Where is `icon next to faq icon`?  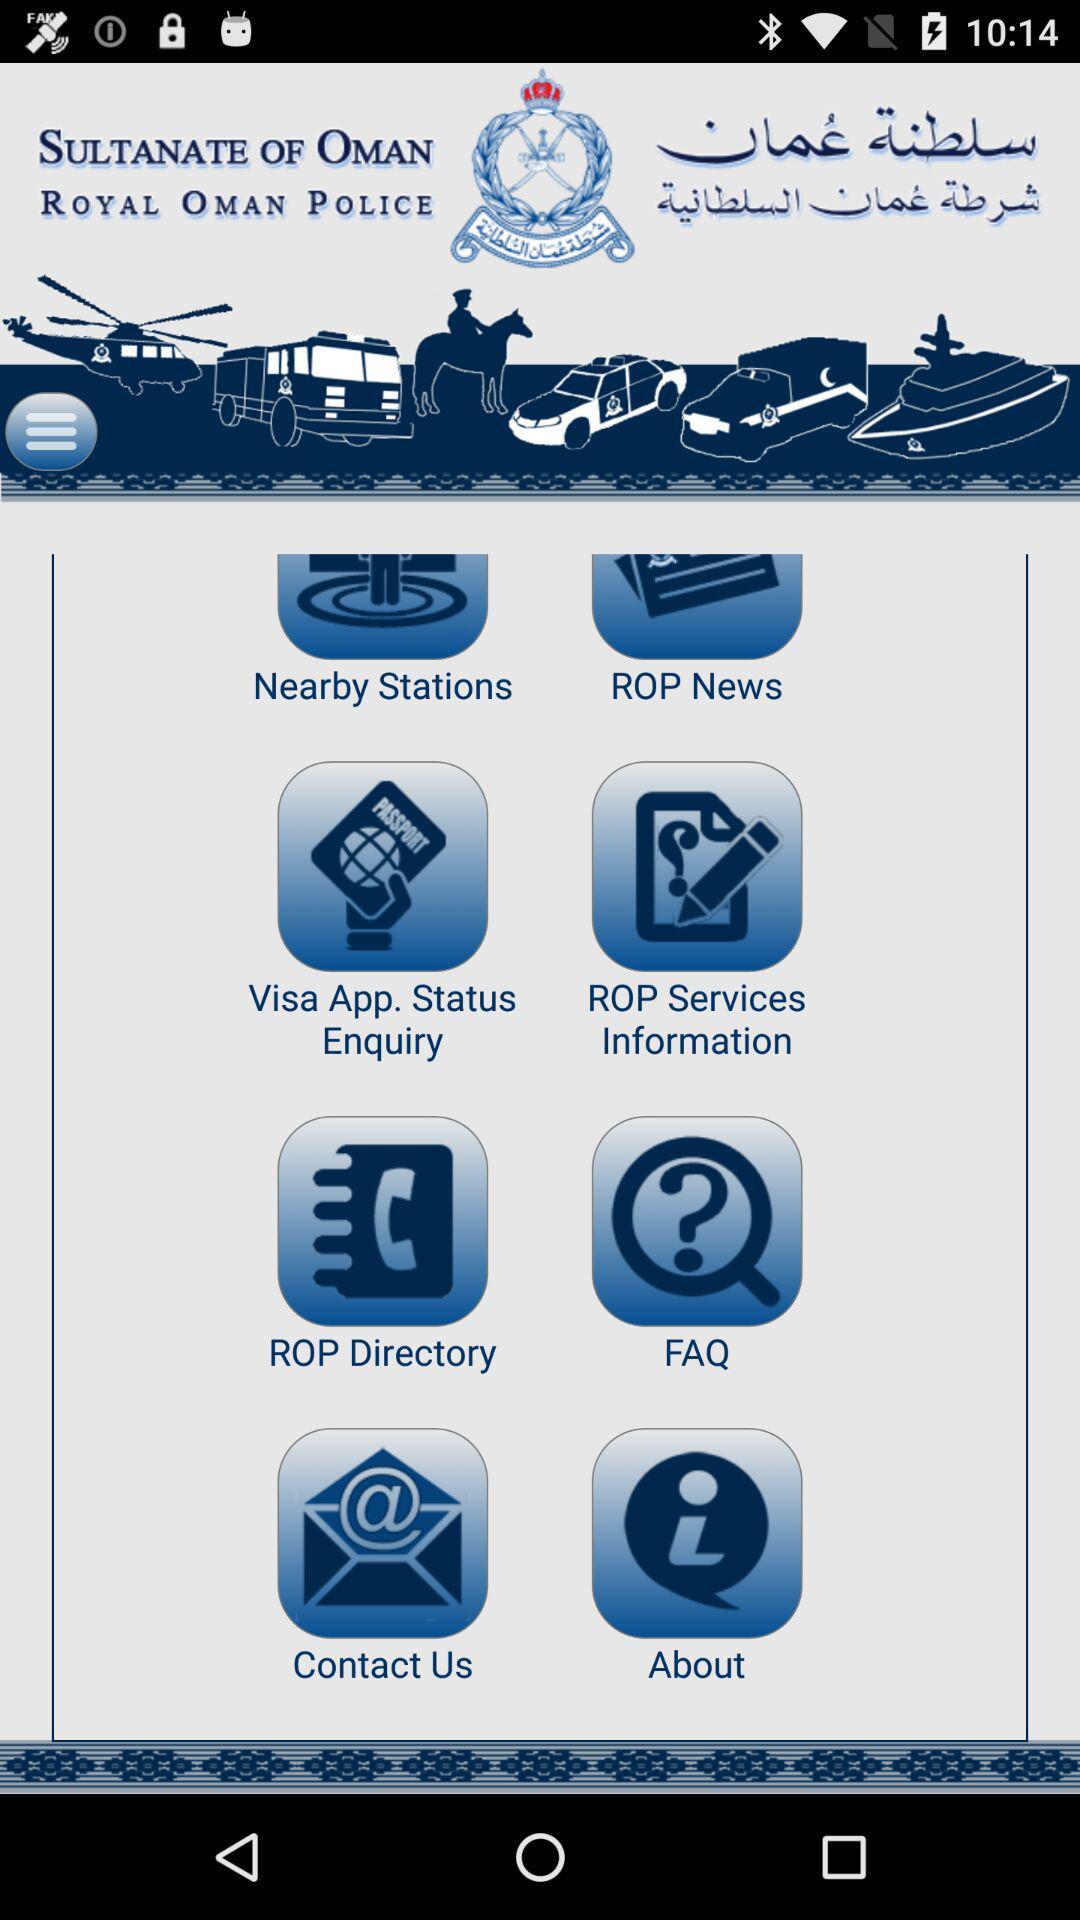 icon next to faq icon is located at coordinates (382, 1532).